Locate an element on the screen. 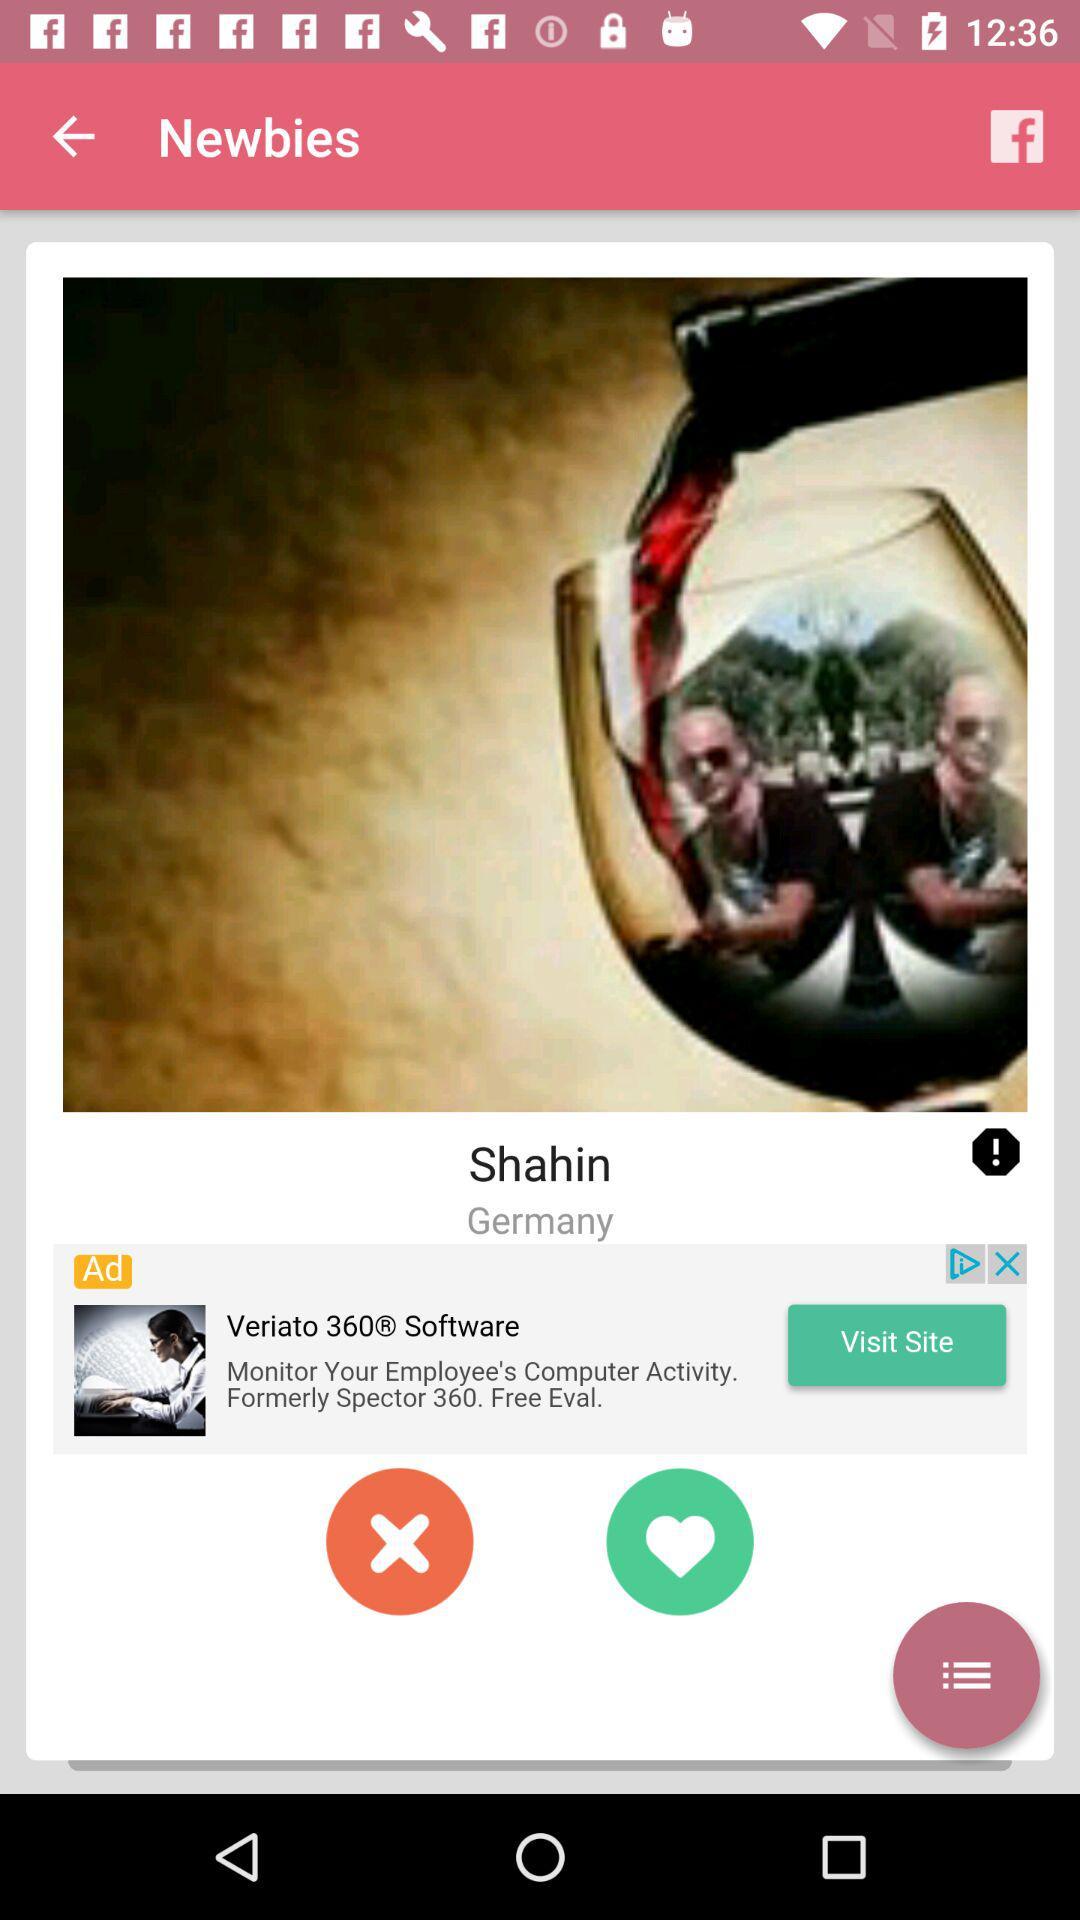 This screenshot has height=1920, width=1080. open menu option is located at coordinates (965, 1675).